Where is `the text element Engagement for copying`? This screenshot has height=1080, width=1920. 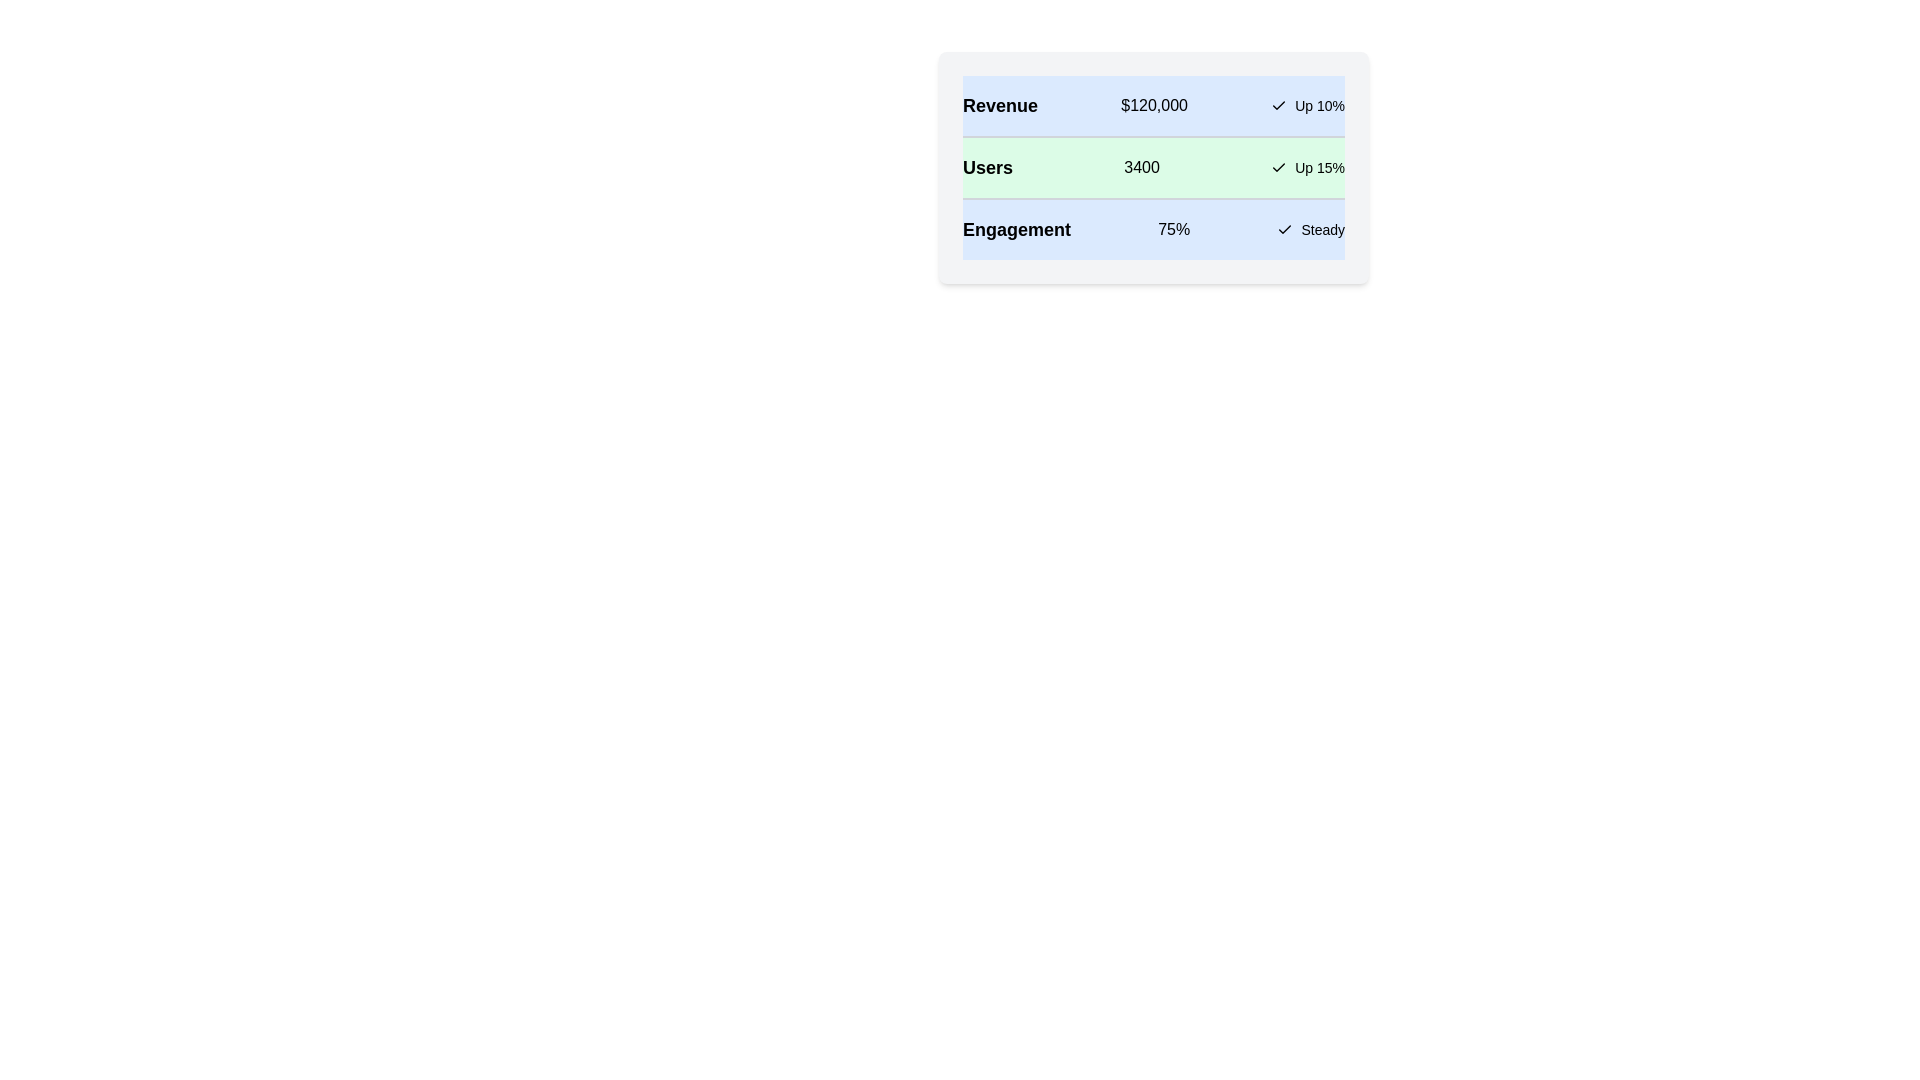 the text element Engagement for copying is located at coordinates (1017, 229).